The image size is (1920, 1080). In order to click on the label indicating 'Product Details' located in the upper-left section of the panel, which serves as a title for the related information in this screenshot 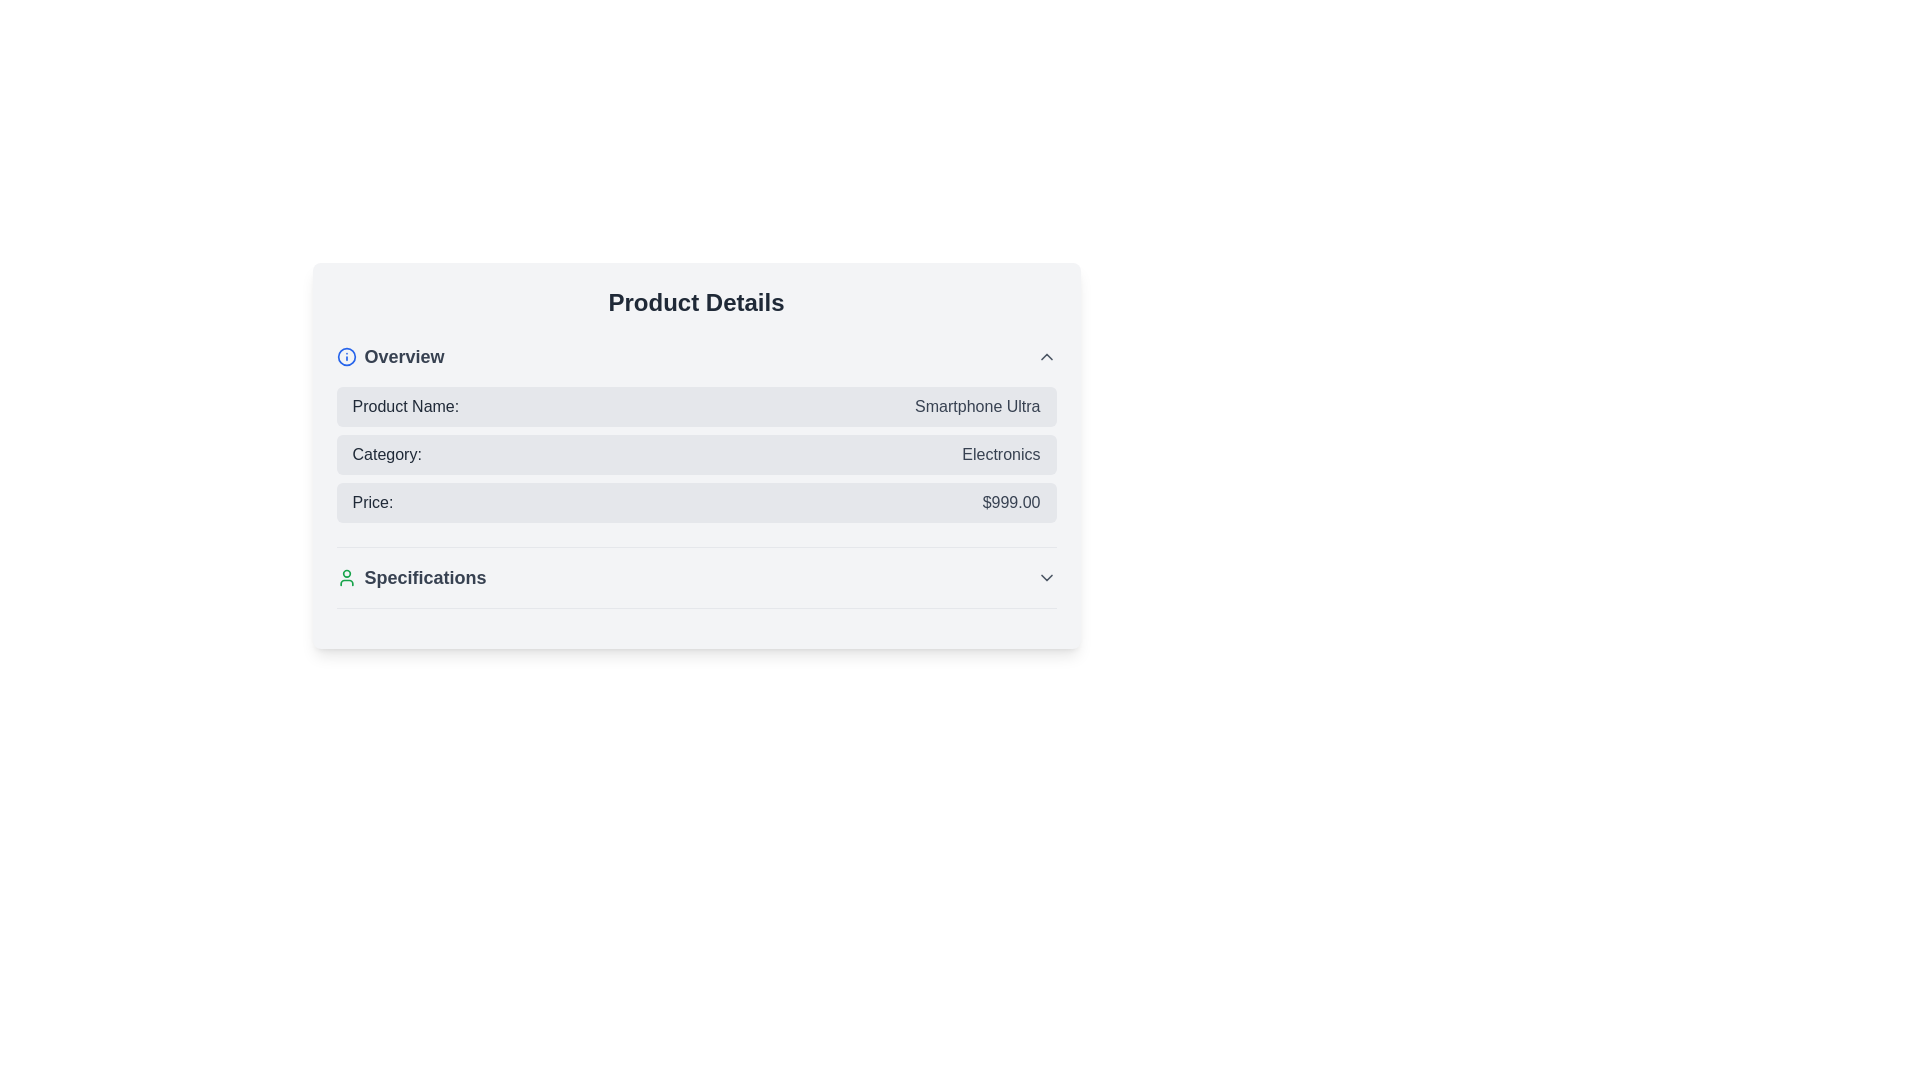, I will do `click(390, 356)`.